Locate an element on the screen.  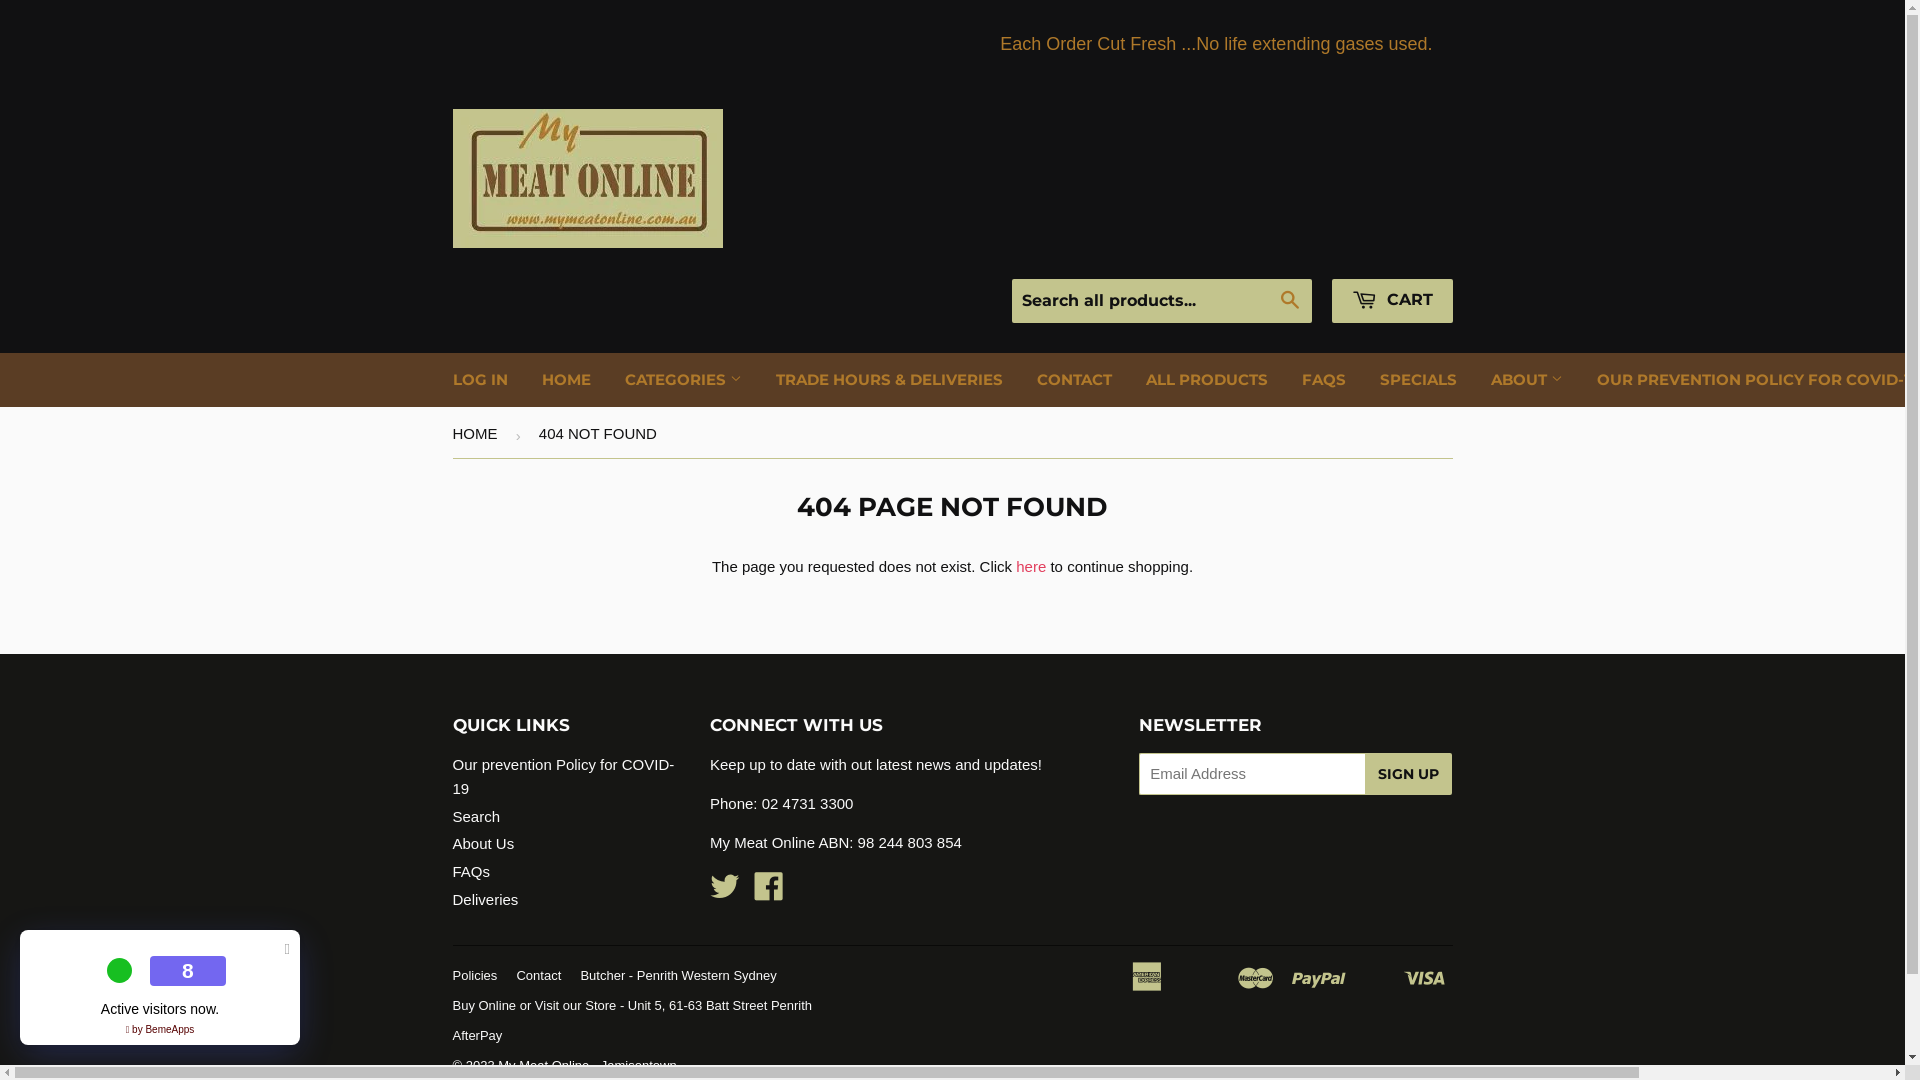
'AfterPay' is located at coordinates (450, 1035).